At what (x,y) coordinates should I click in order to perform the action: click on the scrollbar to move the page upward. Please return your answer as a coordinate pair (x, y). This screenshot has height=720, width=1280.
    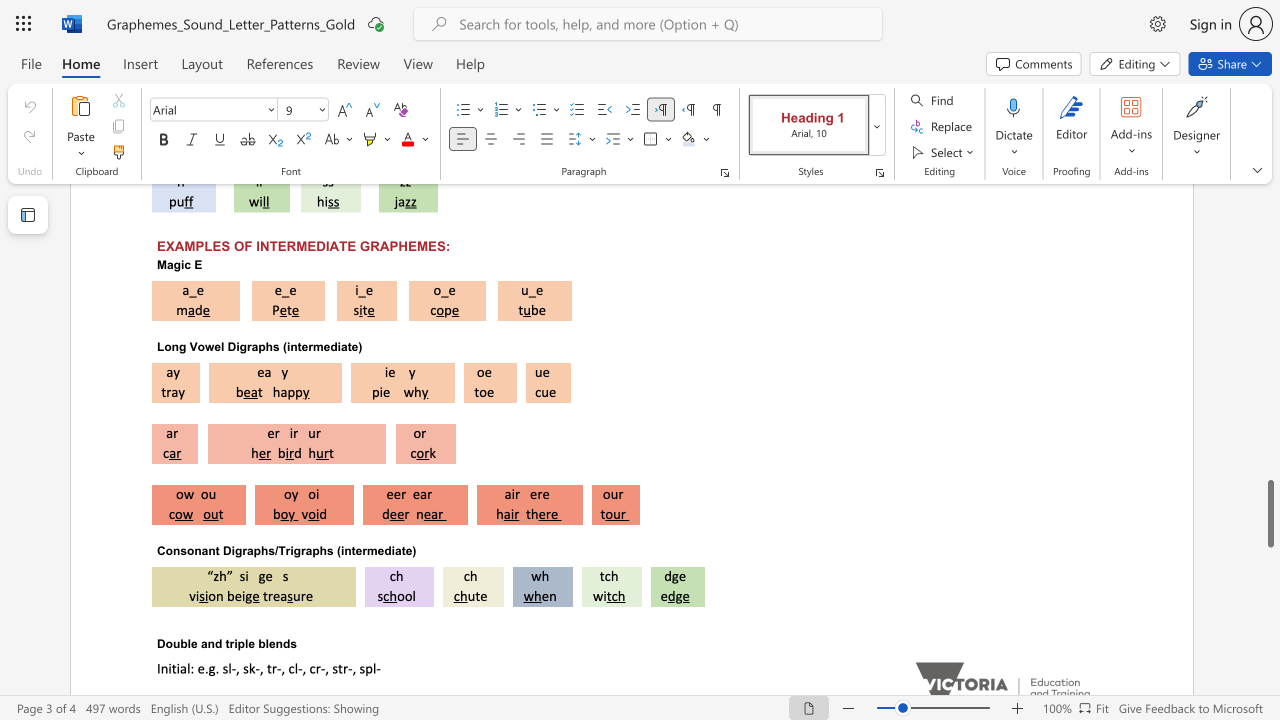
    Looking at the image, I should click on (1269, 280).